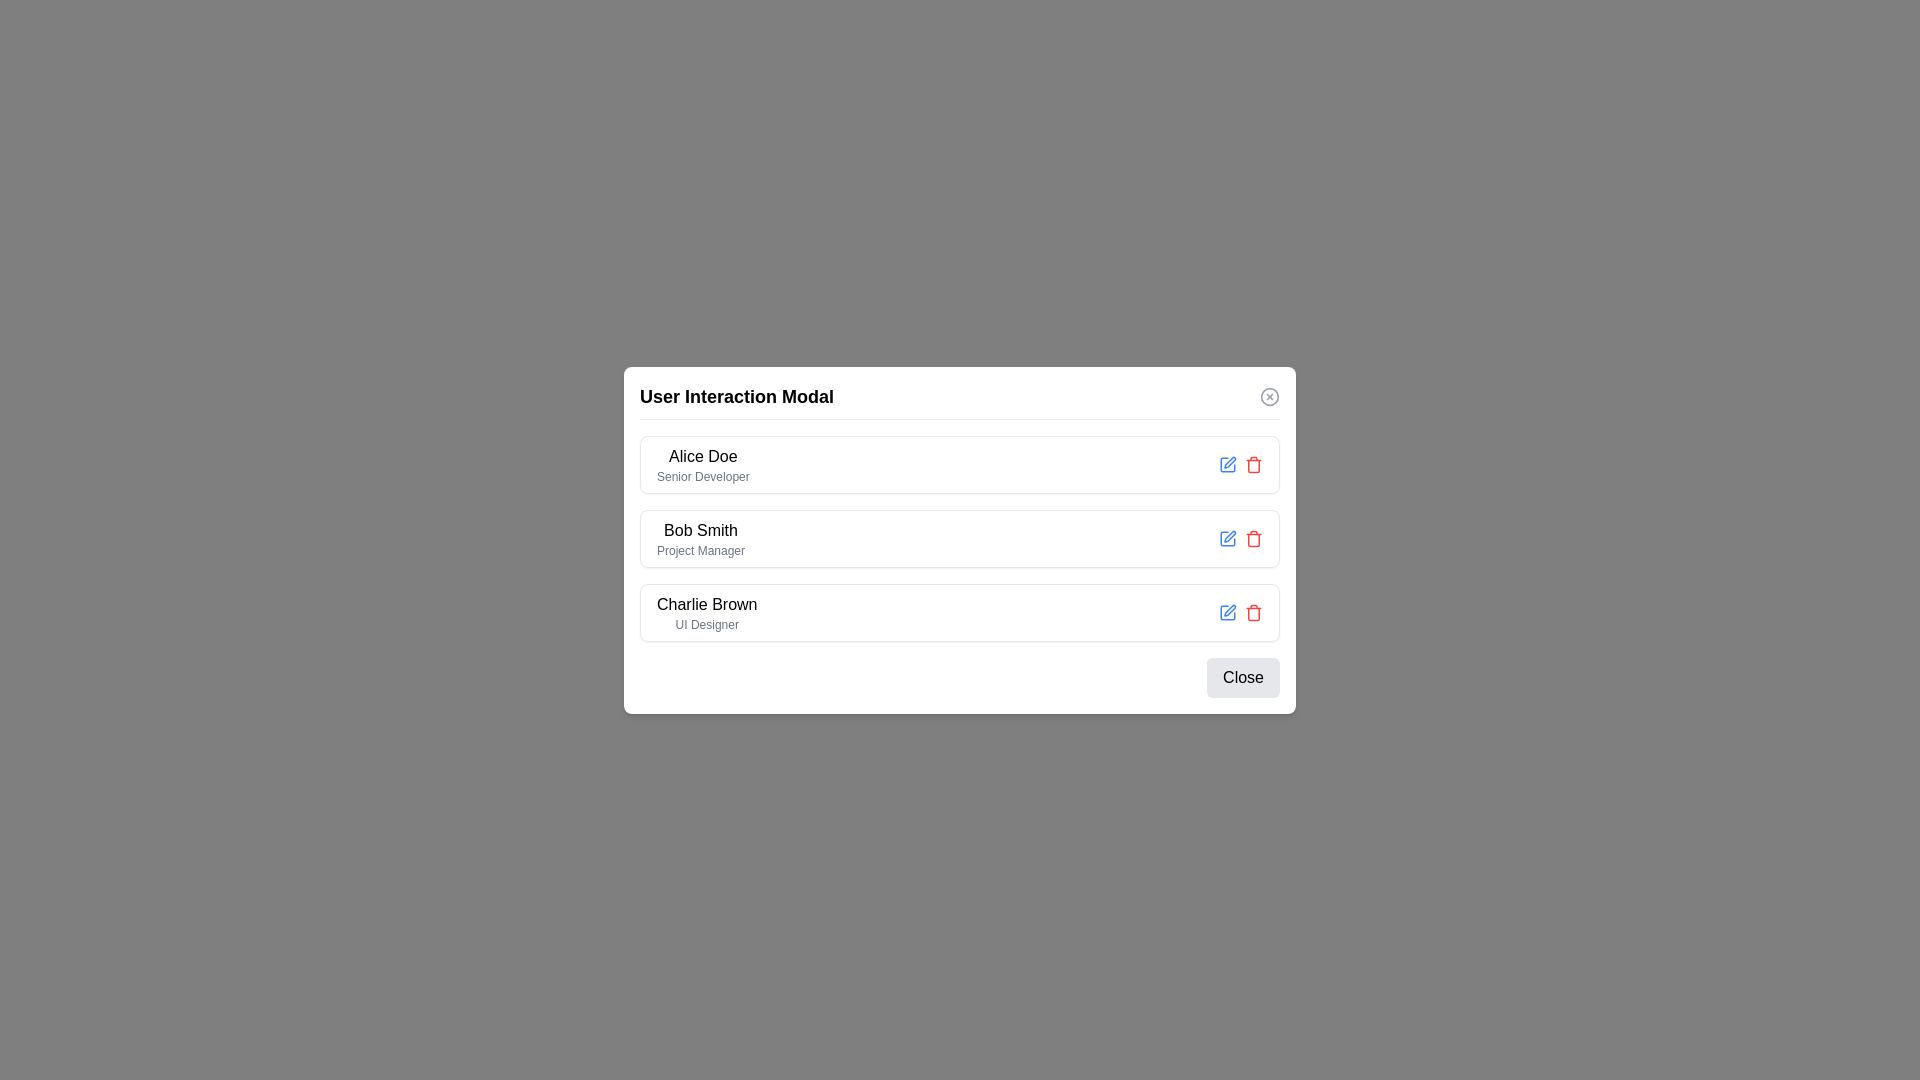 Image resolution: width=1920 pixels, height=1080 pixels. What do you see at coordinates (1252, 612) in the screenshot?
I see `the second part of the trash can icon, which is associated with the delete action for the user entry 'Charlie Brown - UI Designer.'` at bounding box center [1252, 612].